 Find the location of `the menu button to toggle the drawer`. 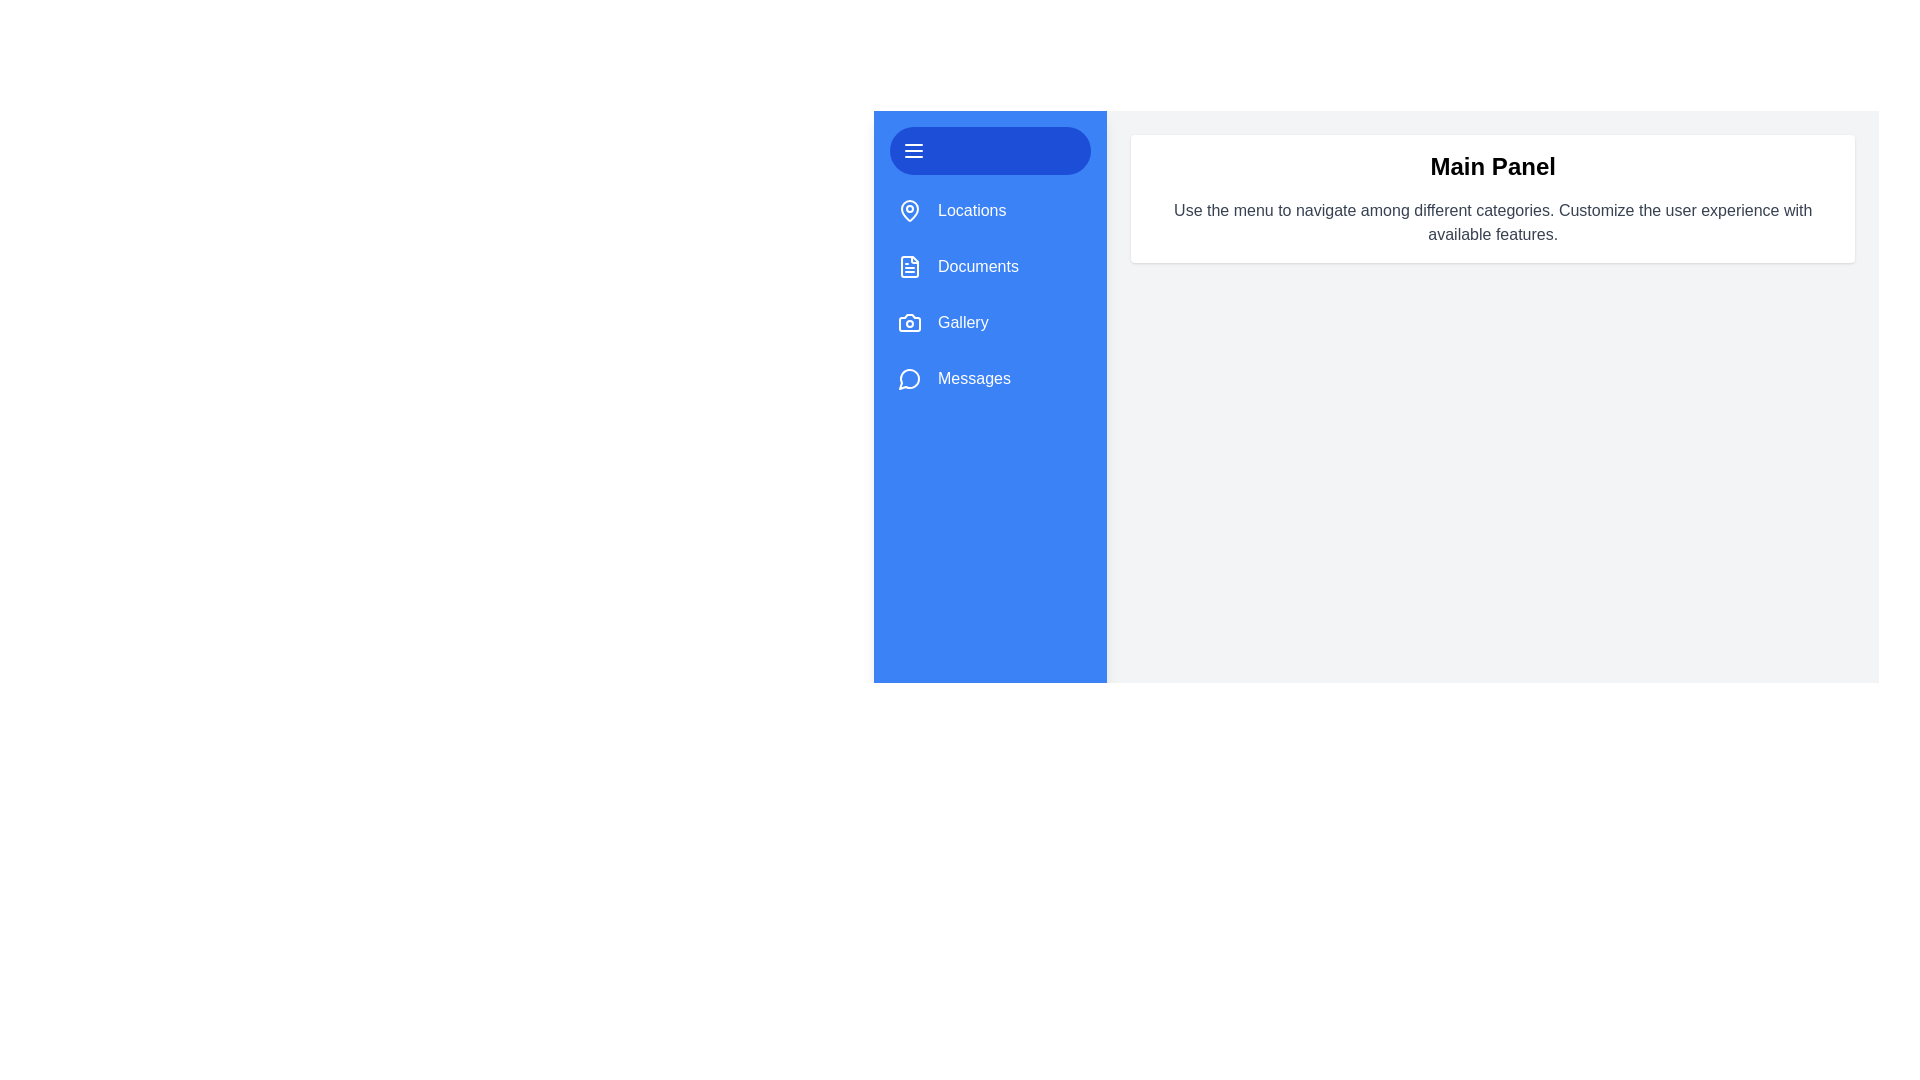

the menu button to toggle the drawer is located at coordinates (989, 149).